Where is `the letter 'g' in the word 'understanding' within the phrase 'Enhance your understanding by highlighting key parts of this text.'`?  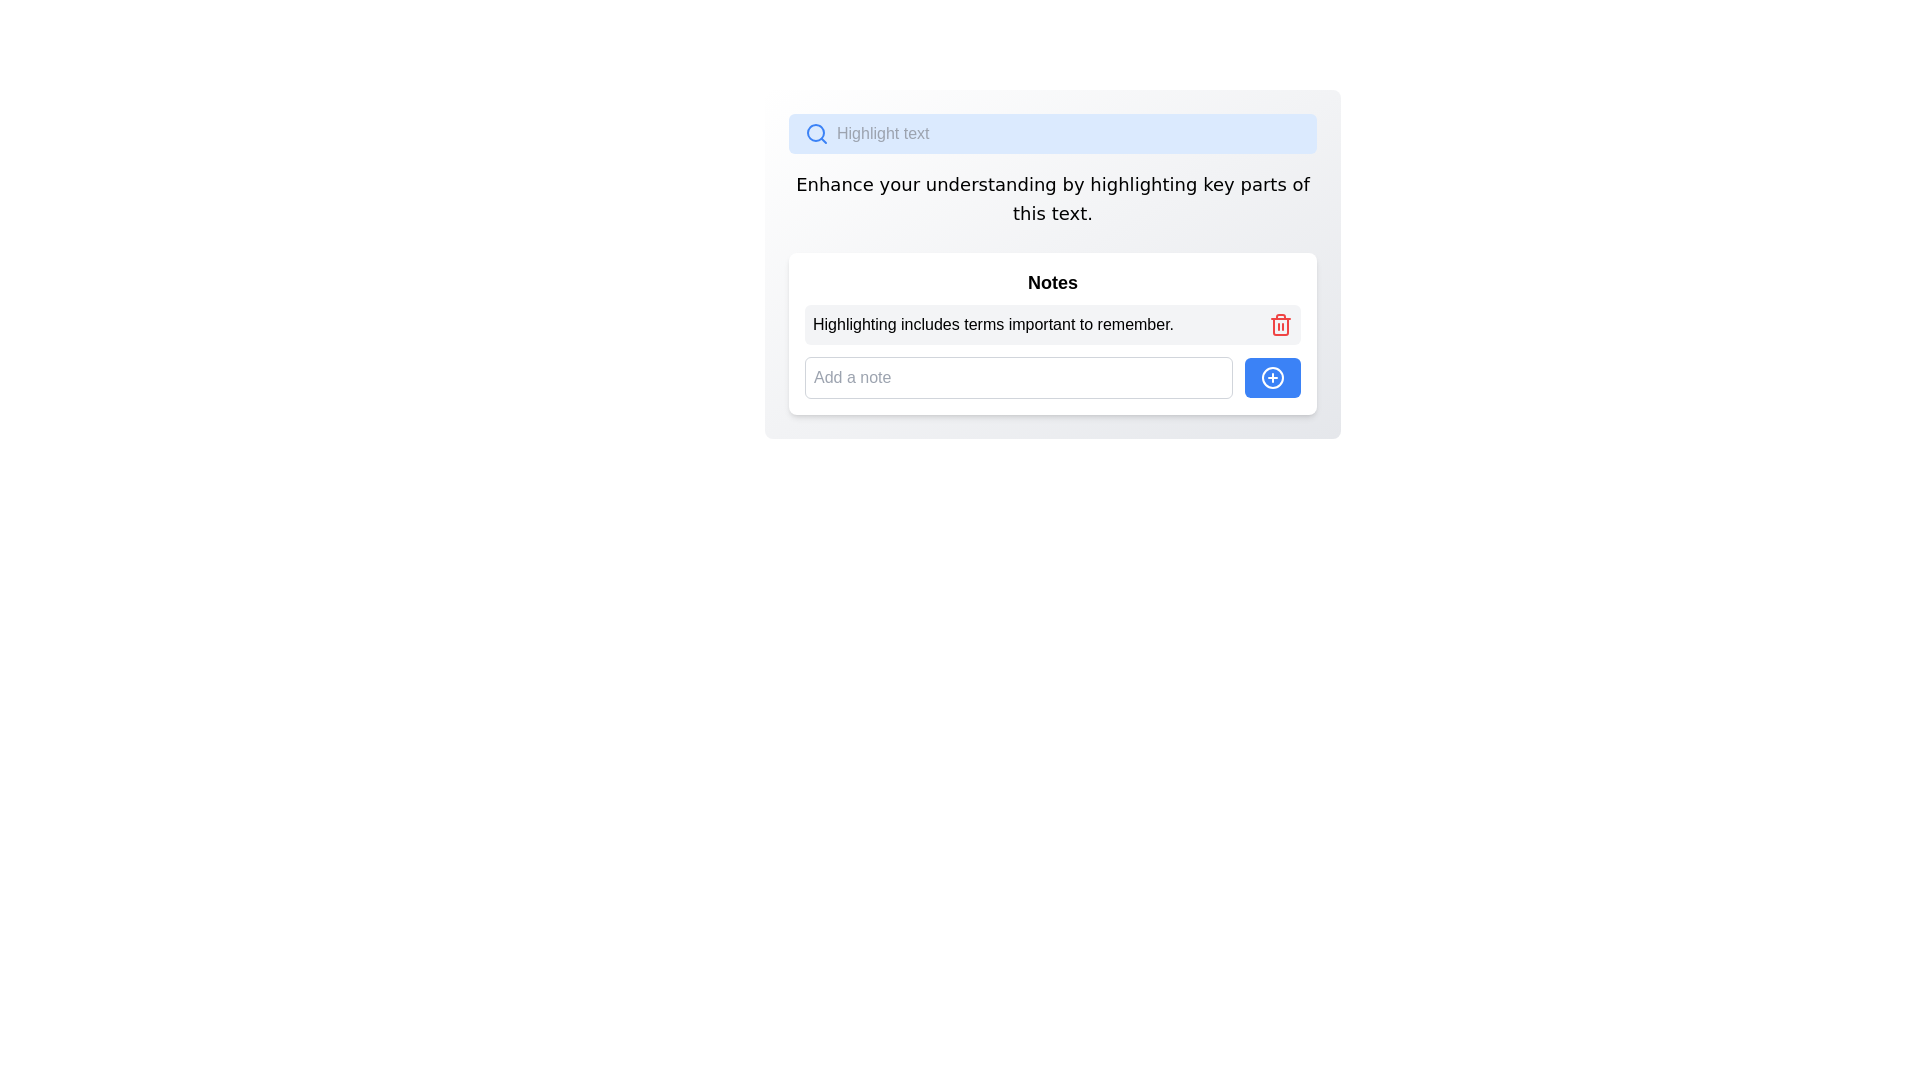
the letter 'g' in the word 'understanding' within the phrase 'Enhance your understanding by highlighting key parts of this text.' is located at coordinates (1050, 184).